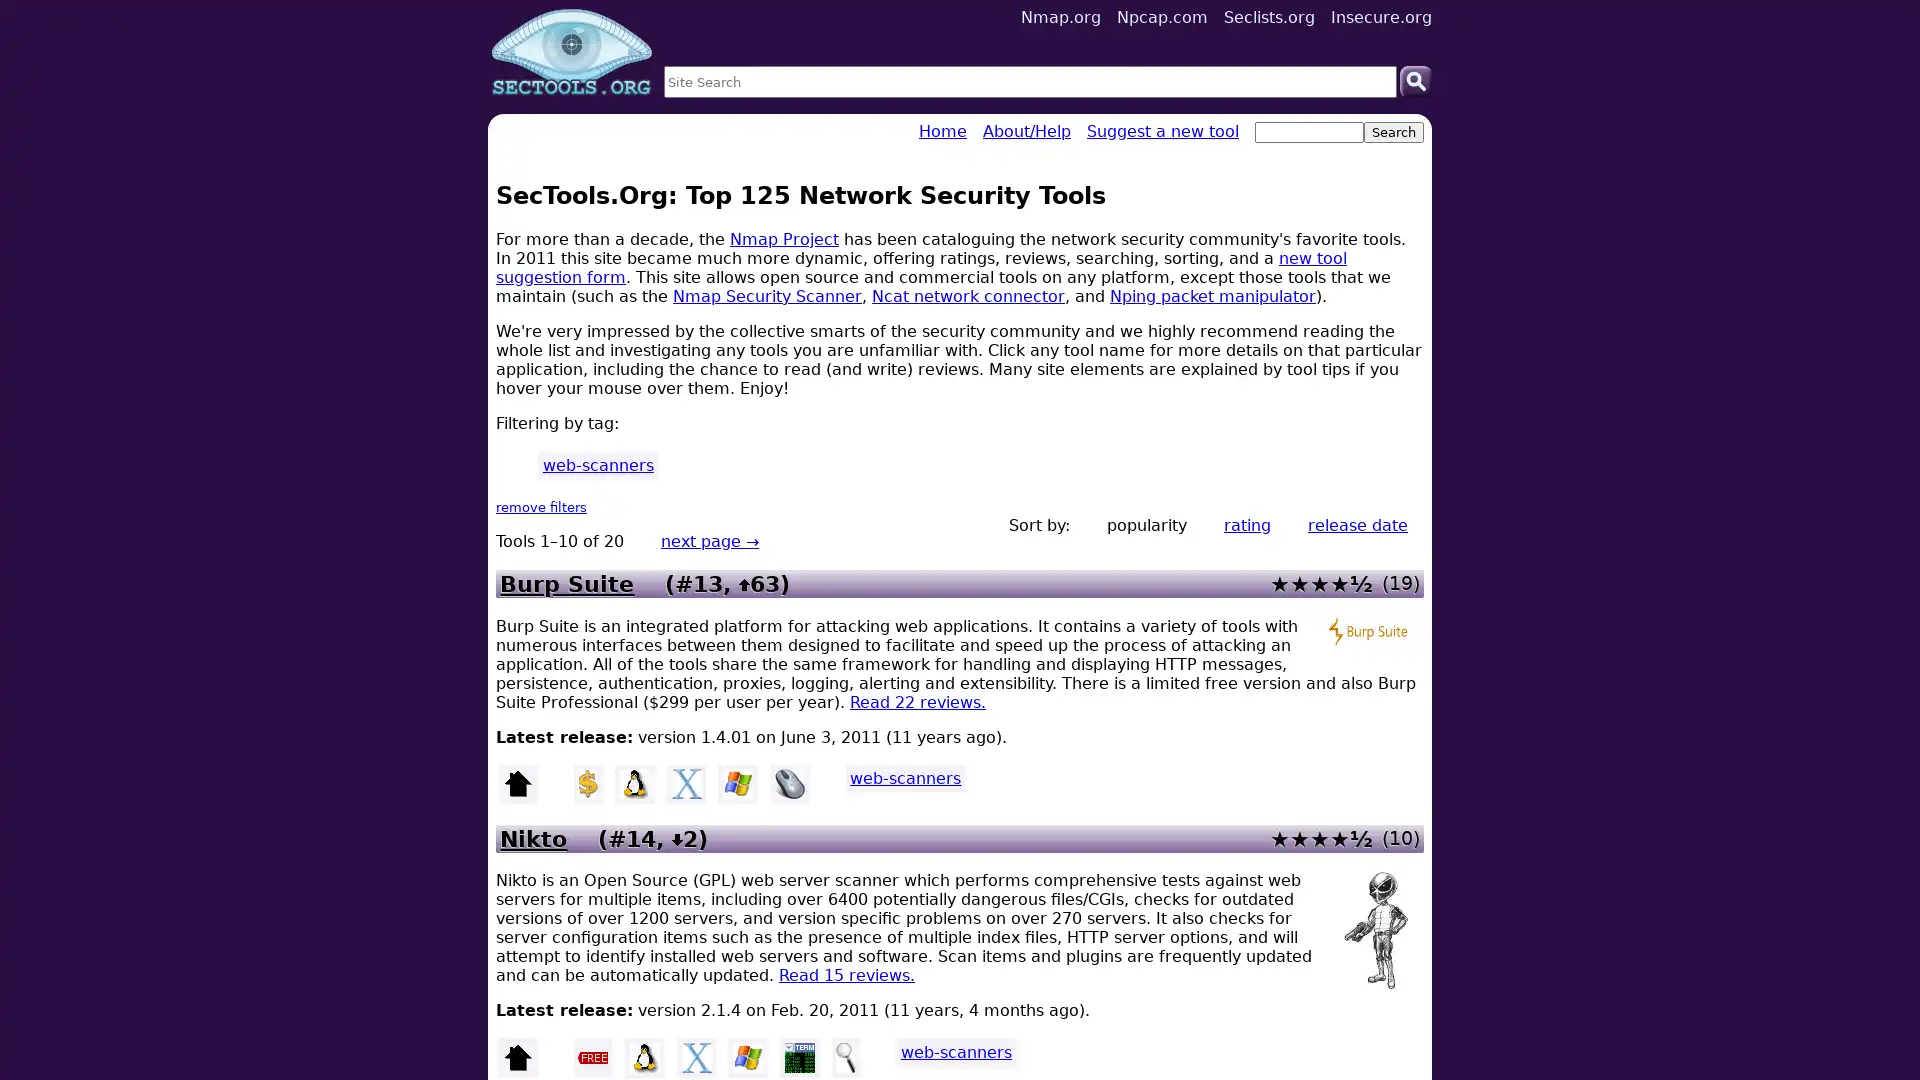 The height and width of the screenshot is (1080, 1920). Describe the element at coordinates (1415, 80) in the screenshot. I see `Search` at that location.